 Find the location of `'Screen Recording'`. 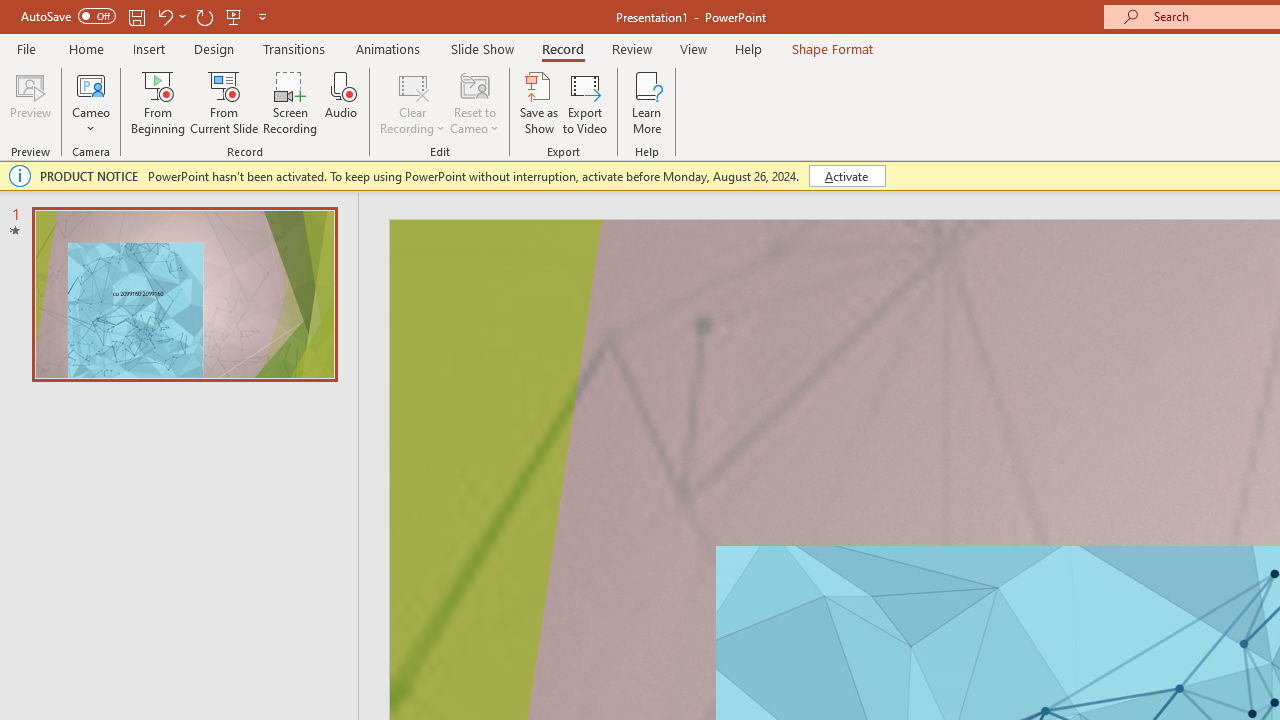

'Screen Recording' is located at coordinates (289, 103).